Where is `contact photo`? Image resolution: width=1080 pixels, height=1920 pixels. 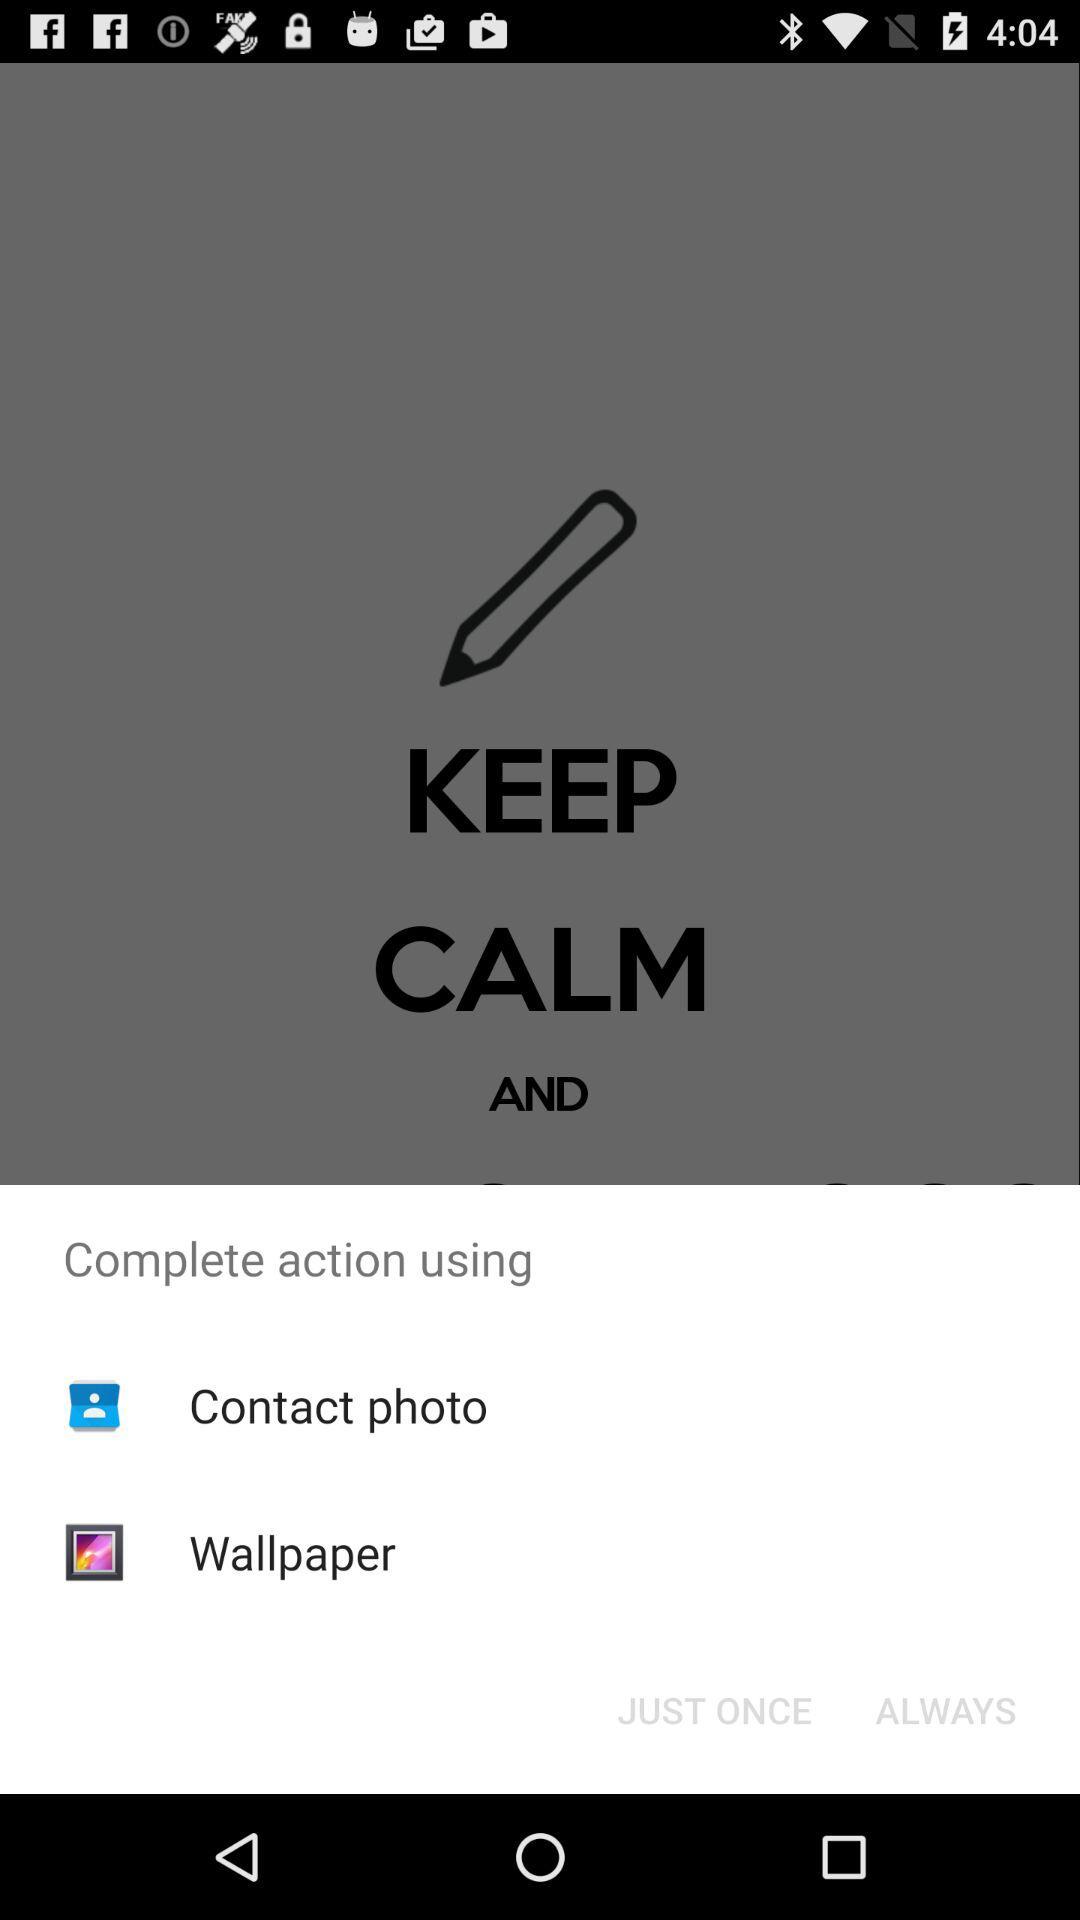 contact photo is located at coordinates (337, 1404).